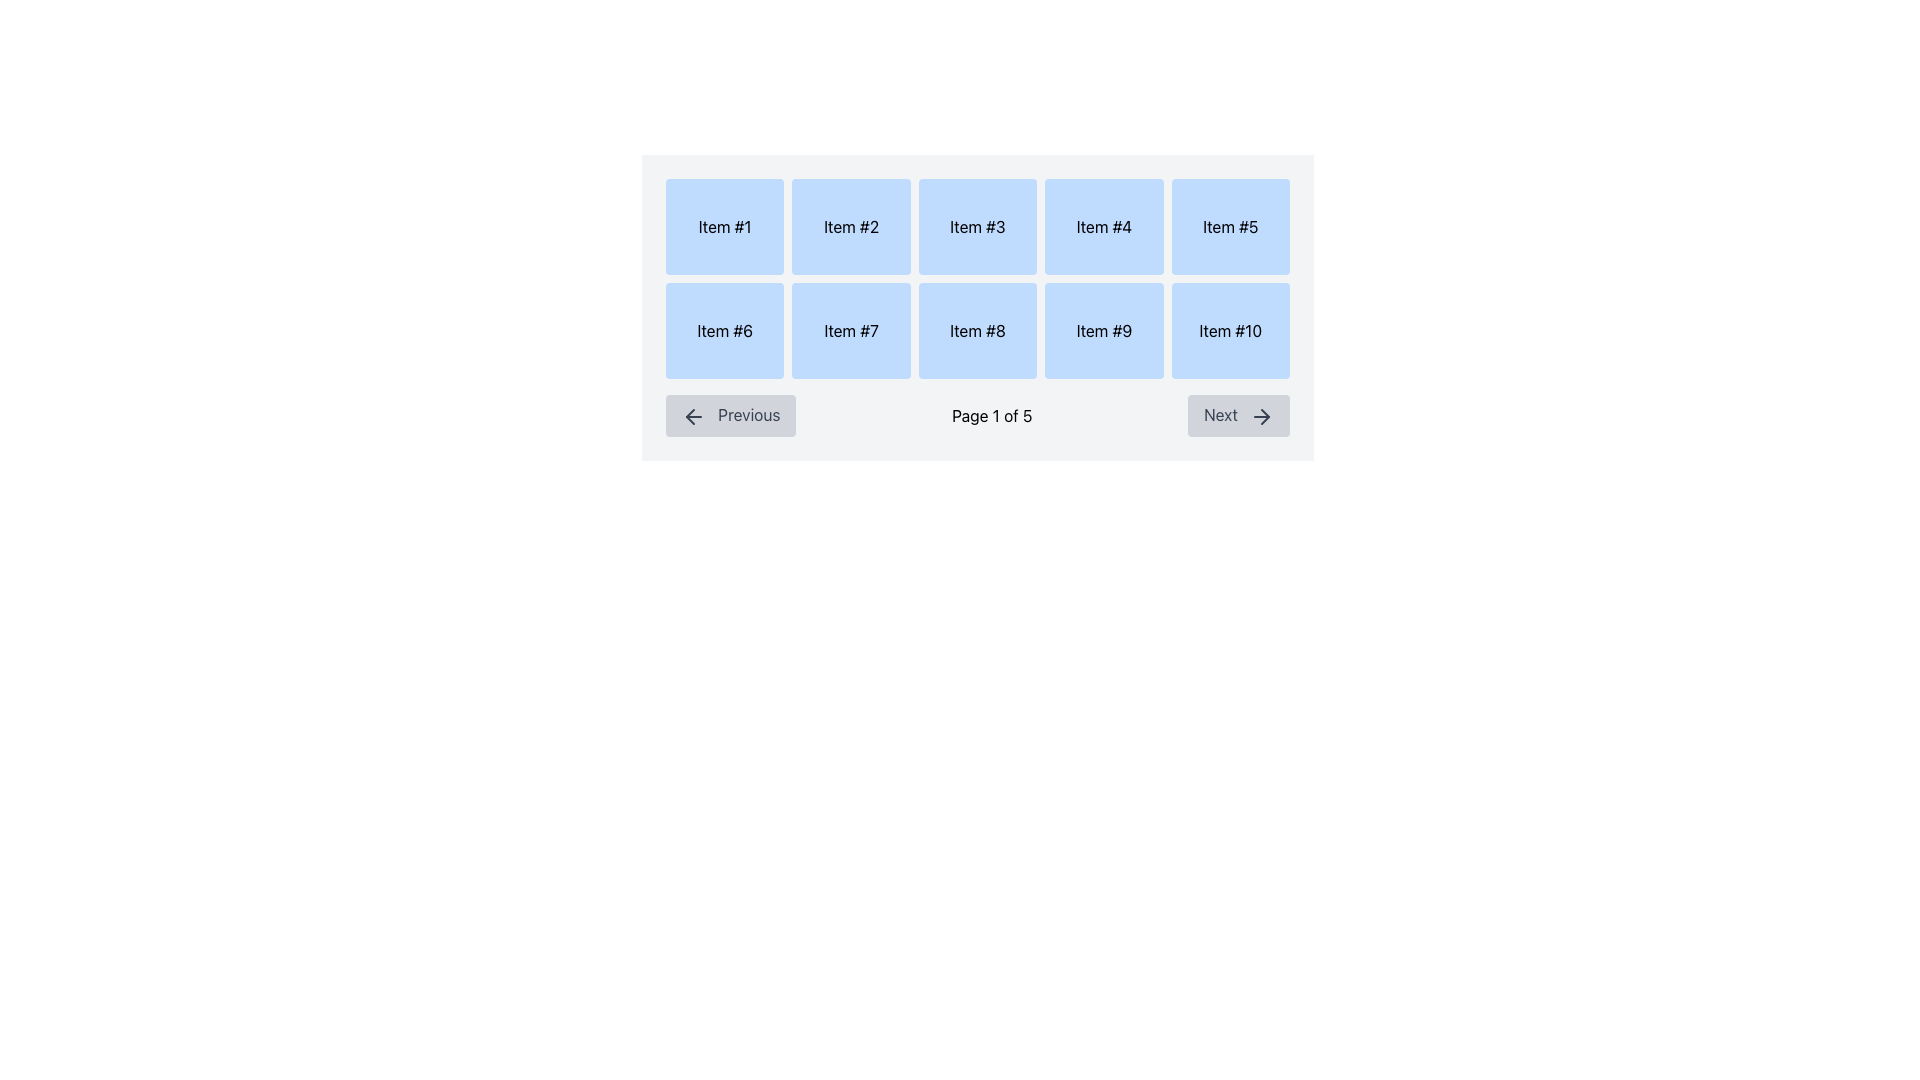  I want to click on the 'Previous' navigation button represented by an arrow symbol located in the bottom-left corner of the interface, so click(690, 415).